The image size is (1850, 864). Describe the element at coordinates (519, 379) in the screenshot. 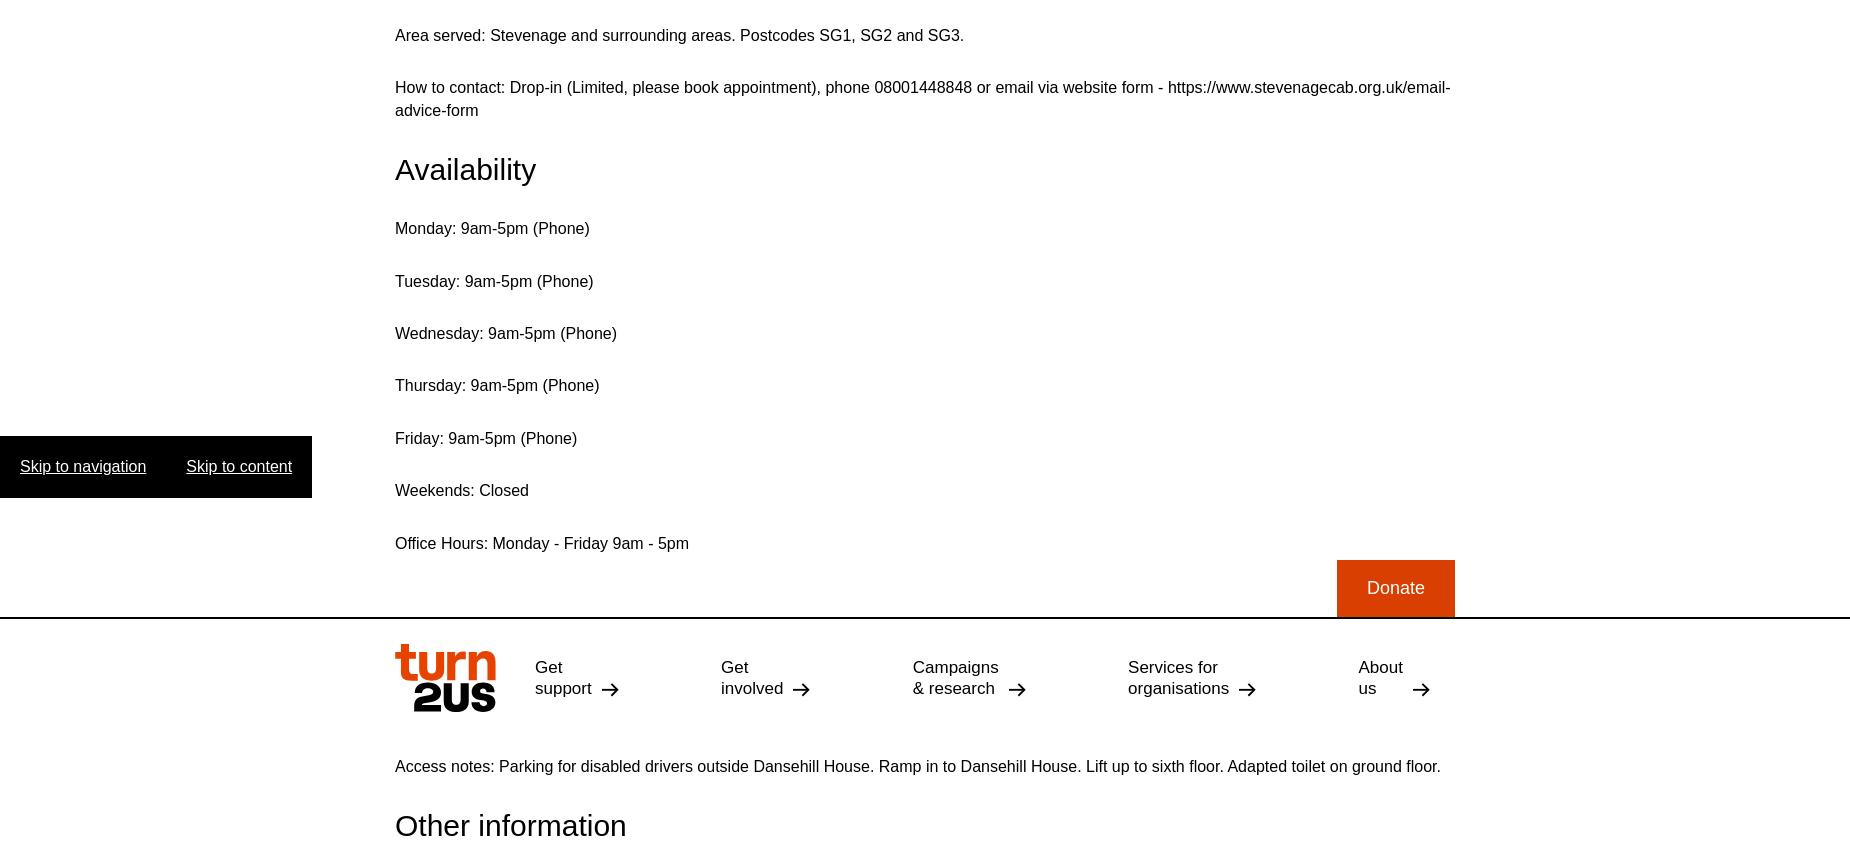

I see `'Back to search results'` at that location.